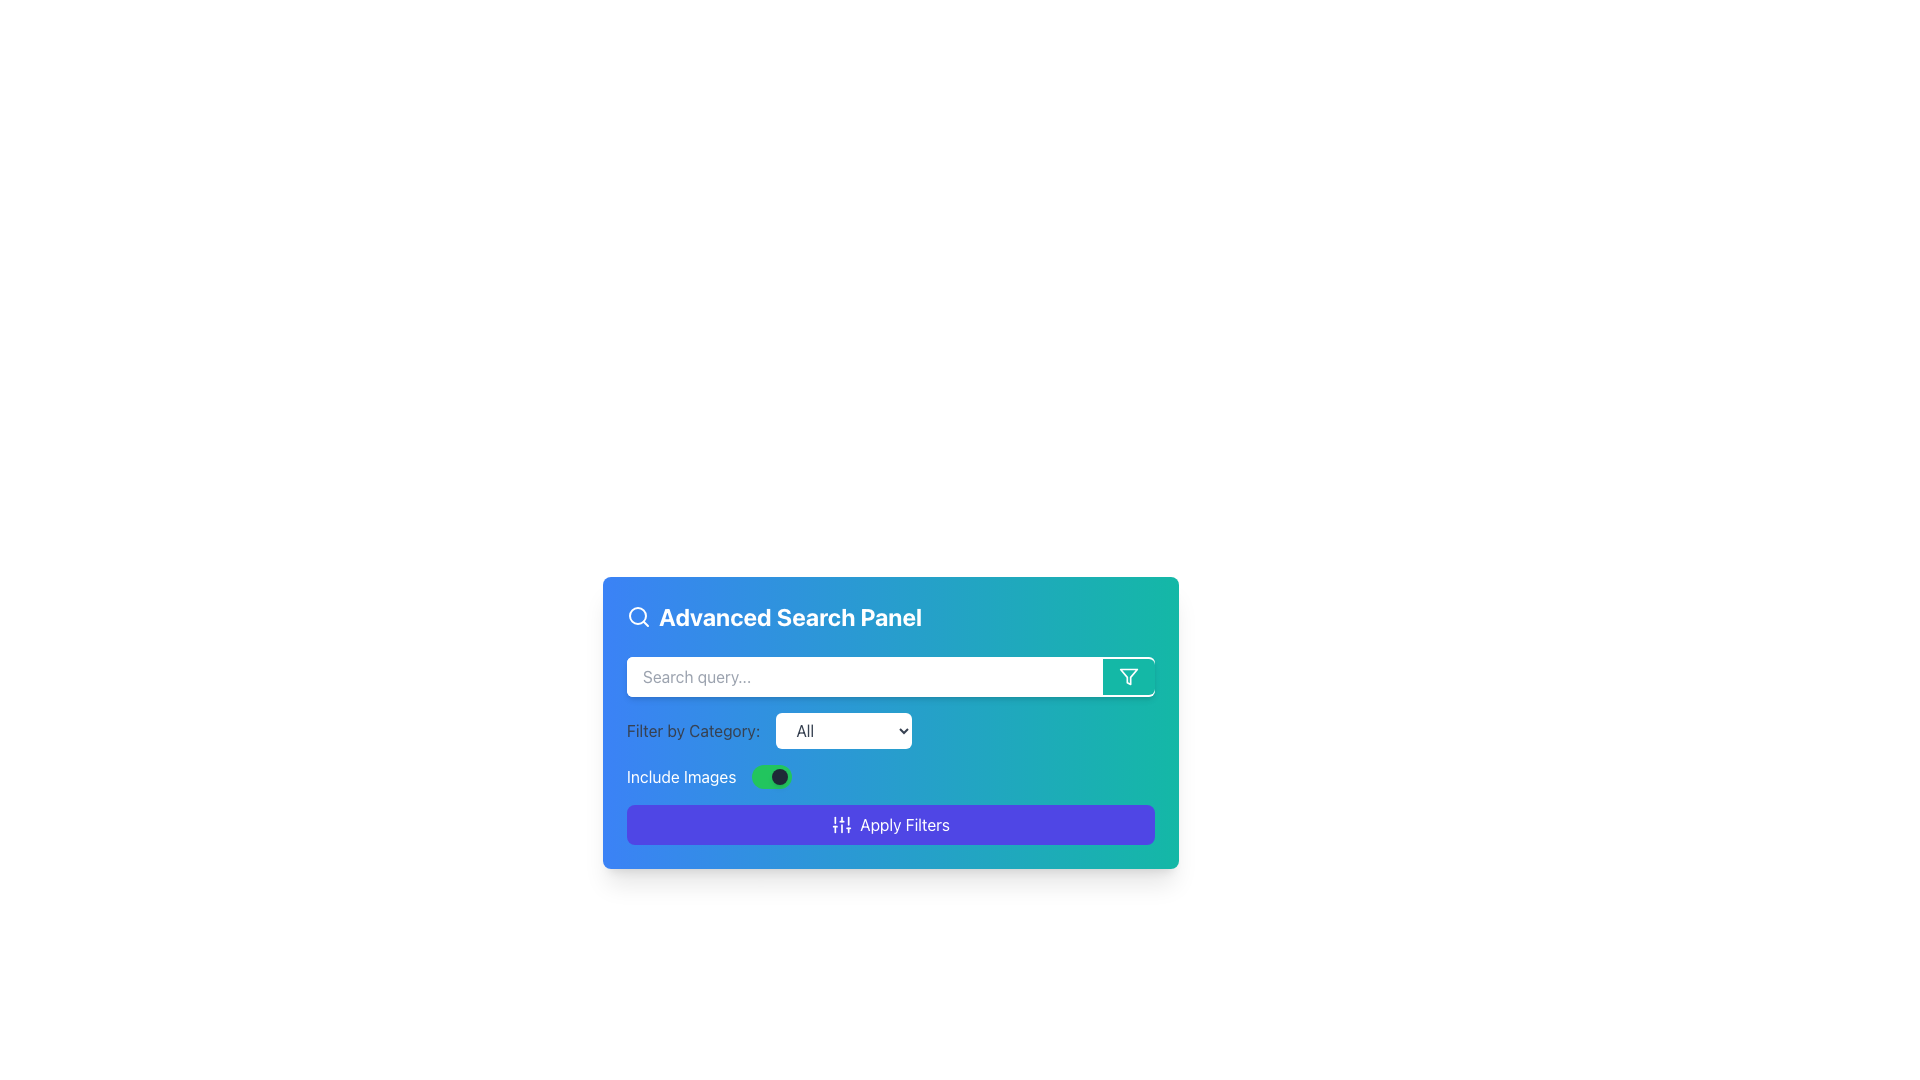  Describe the element at coordinates (1128, 676) in the screenshot. I see `the filter icon located in the top right corner of the search input box in the Advanced Search Panel` at that location.